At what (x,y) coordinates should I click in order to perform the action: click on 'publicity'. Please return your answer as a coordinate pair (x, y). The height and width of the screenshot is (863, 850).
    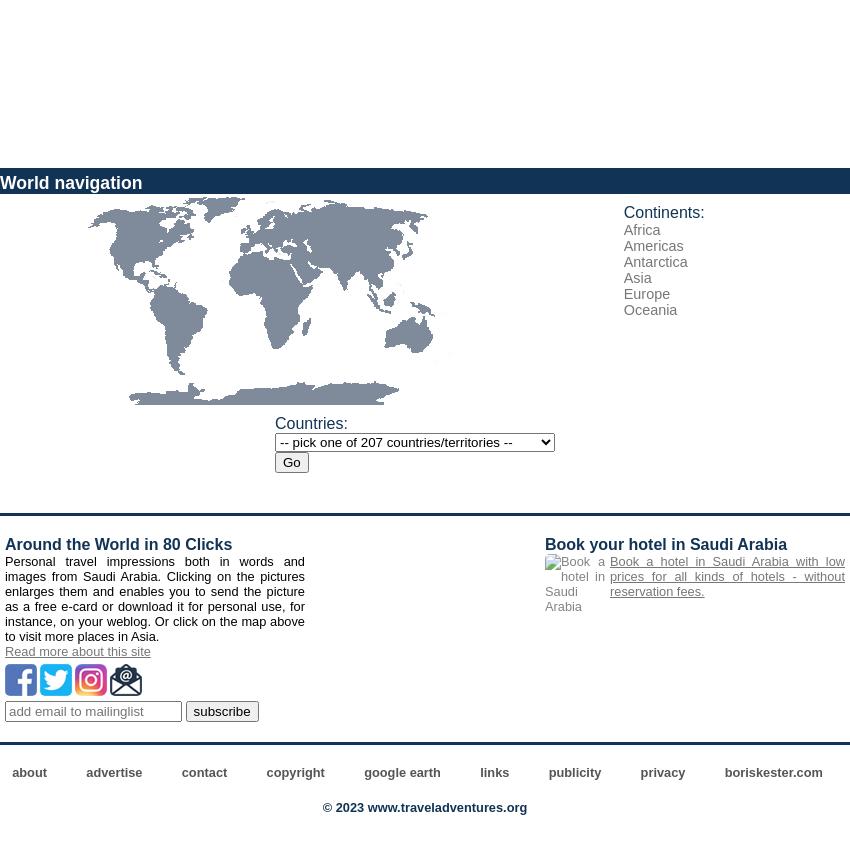
    Looking at the image, I should click on (546, 772).